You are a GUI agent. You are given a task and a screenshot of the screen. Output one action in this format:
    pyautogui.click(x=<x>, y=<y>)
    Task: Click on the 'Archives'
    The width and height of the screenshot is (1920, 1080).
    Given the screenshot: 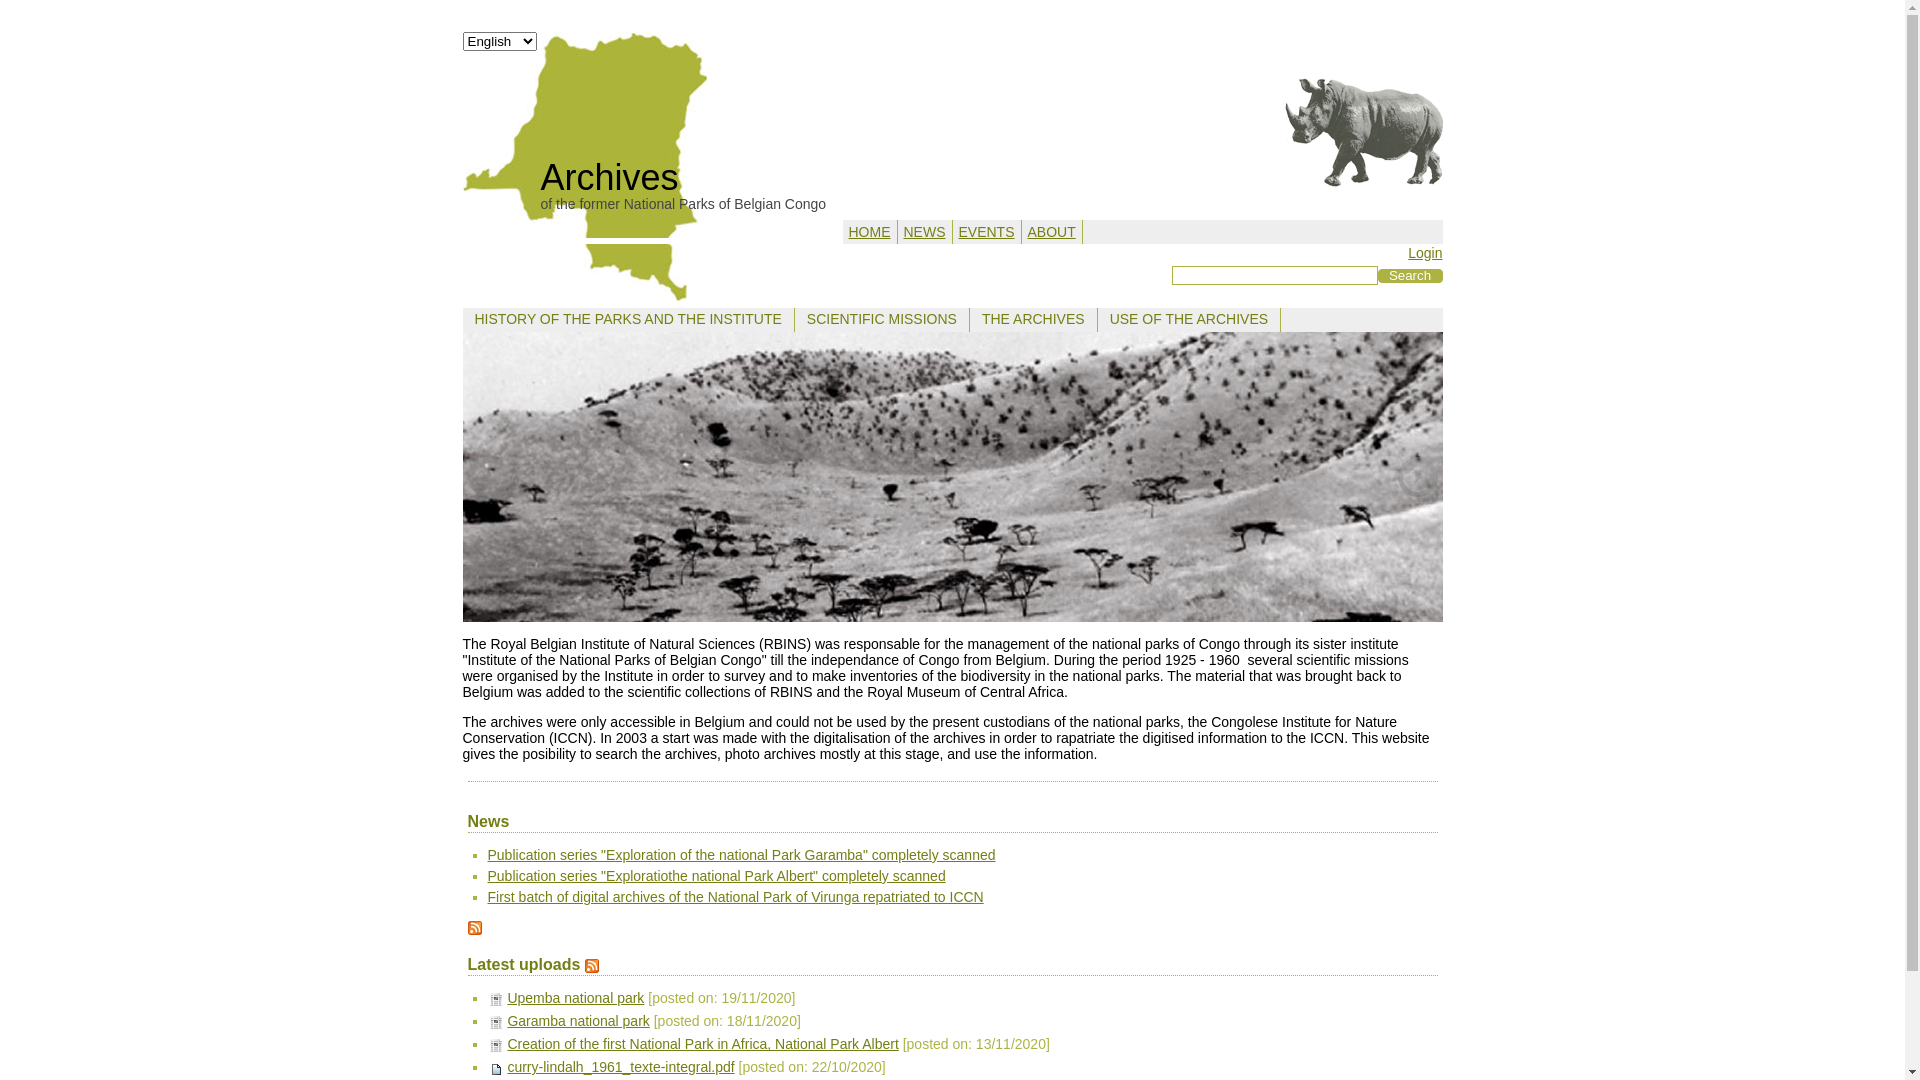 What is the action you would take?
    pyautogui.click(x=608, y=176)
    